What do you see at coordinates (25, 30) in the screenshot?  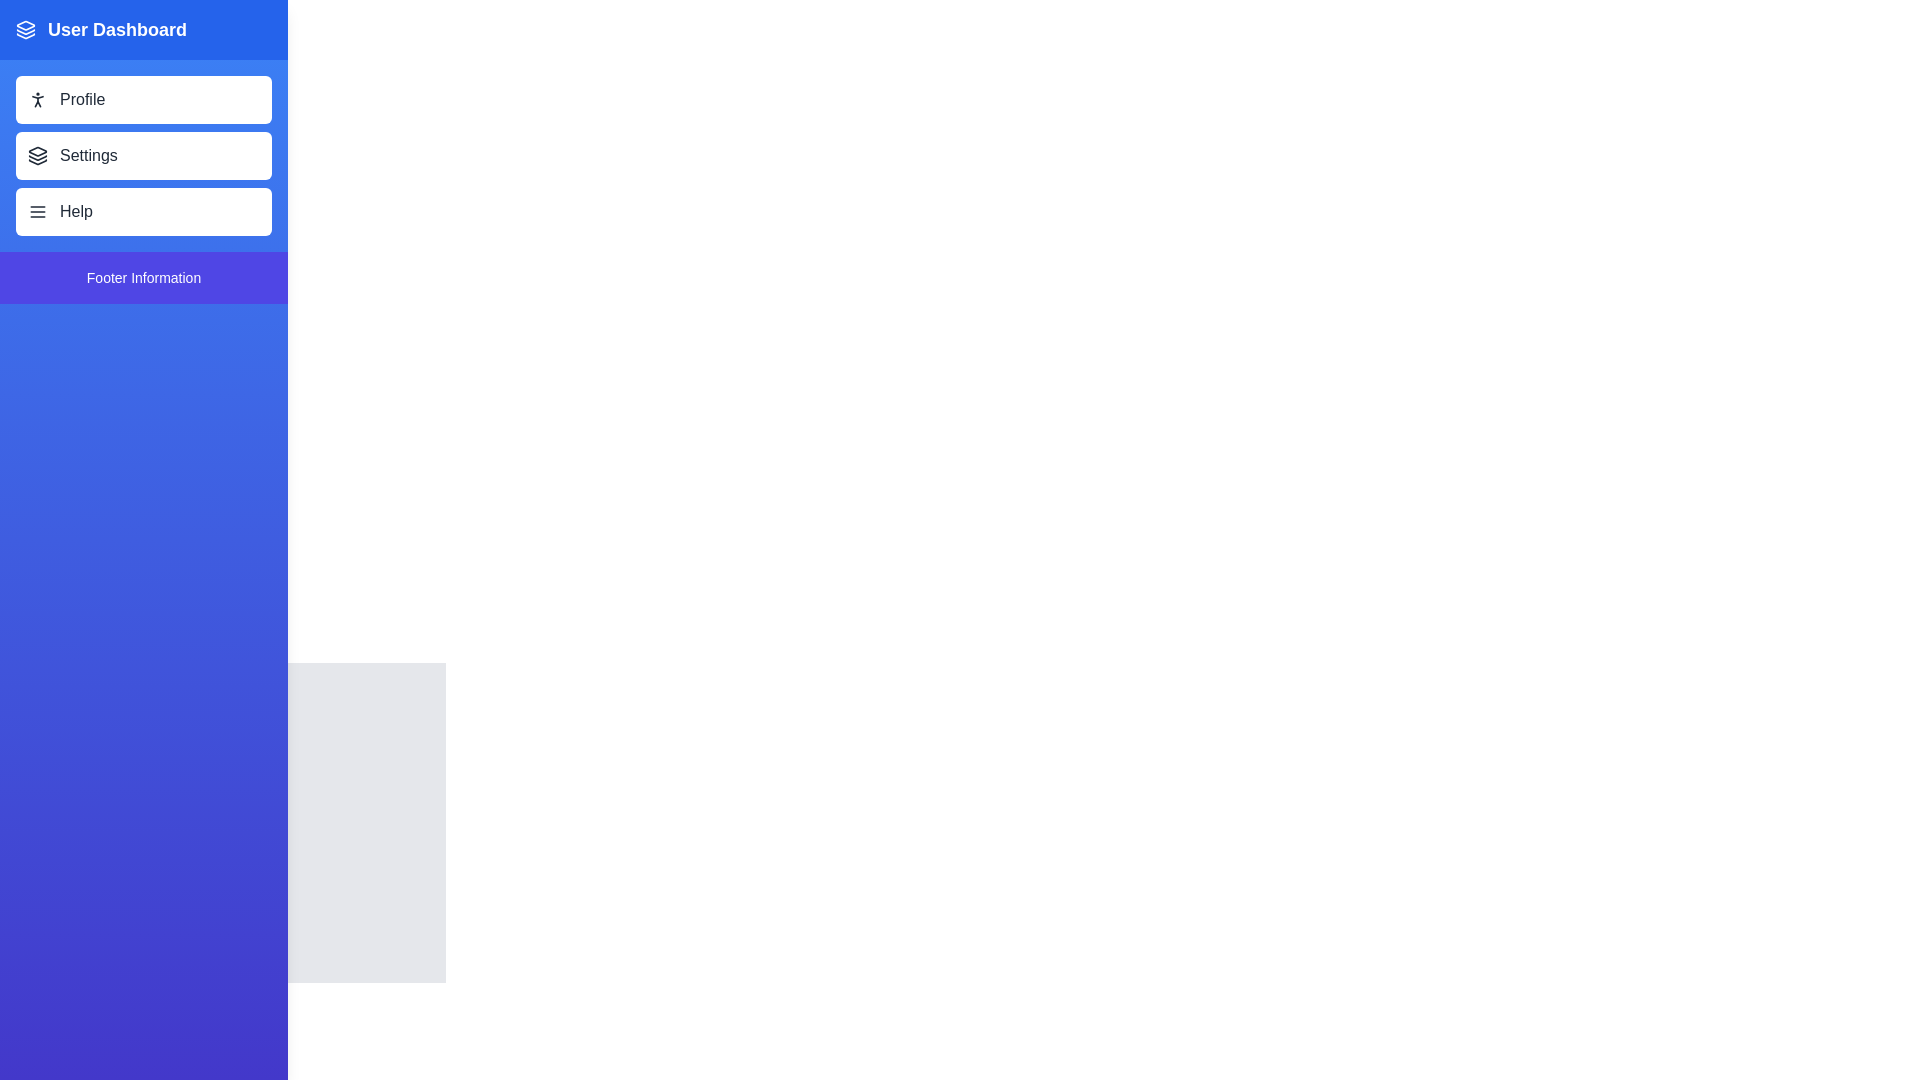 I see `the icon representing layers or sections related to the 'User Dashboard'` at bounding box center [25, 30].